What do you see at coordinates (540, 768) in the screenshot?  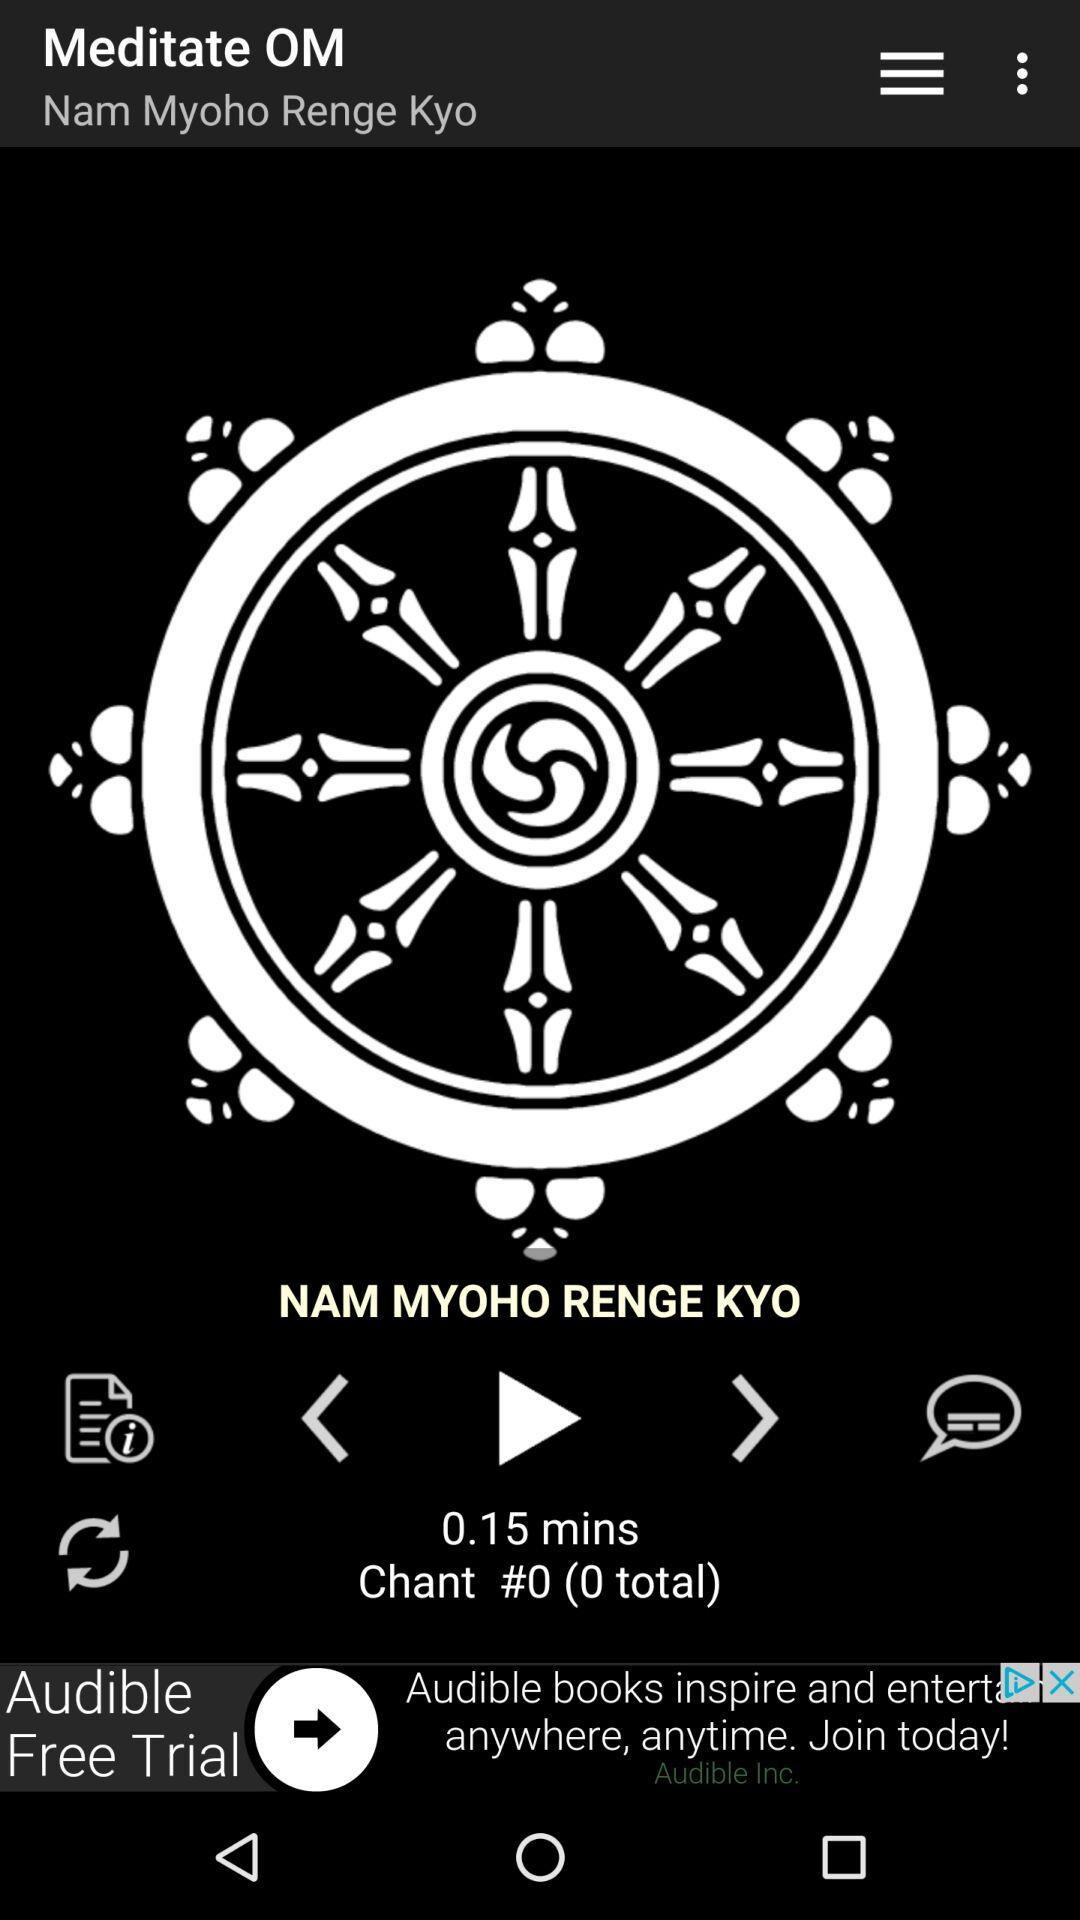 I see `launch mantra` at bounding box center [540, 768].